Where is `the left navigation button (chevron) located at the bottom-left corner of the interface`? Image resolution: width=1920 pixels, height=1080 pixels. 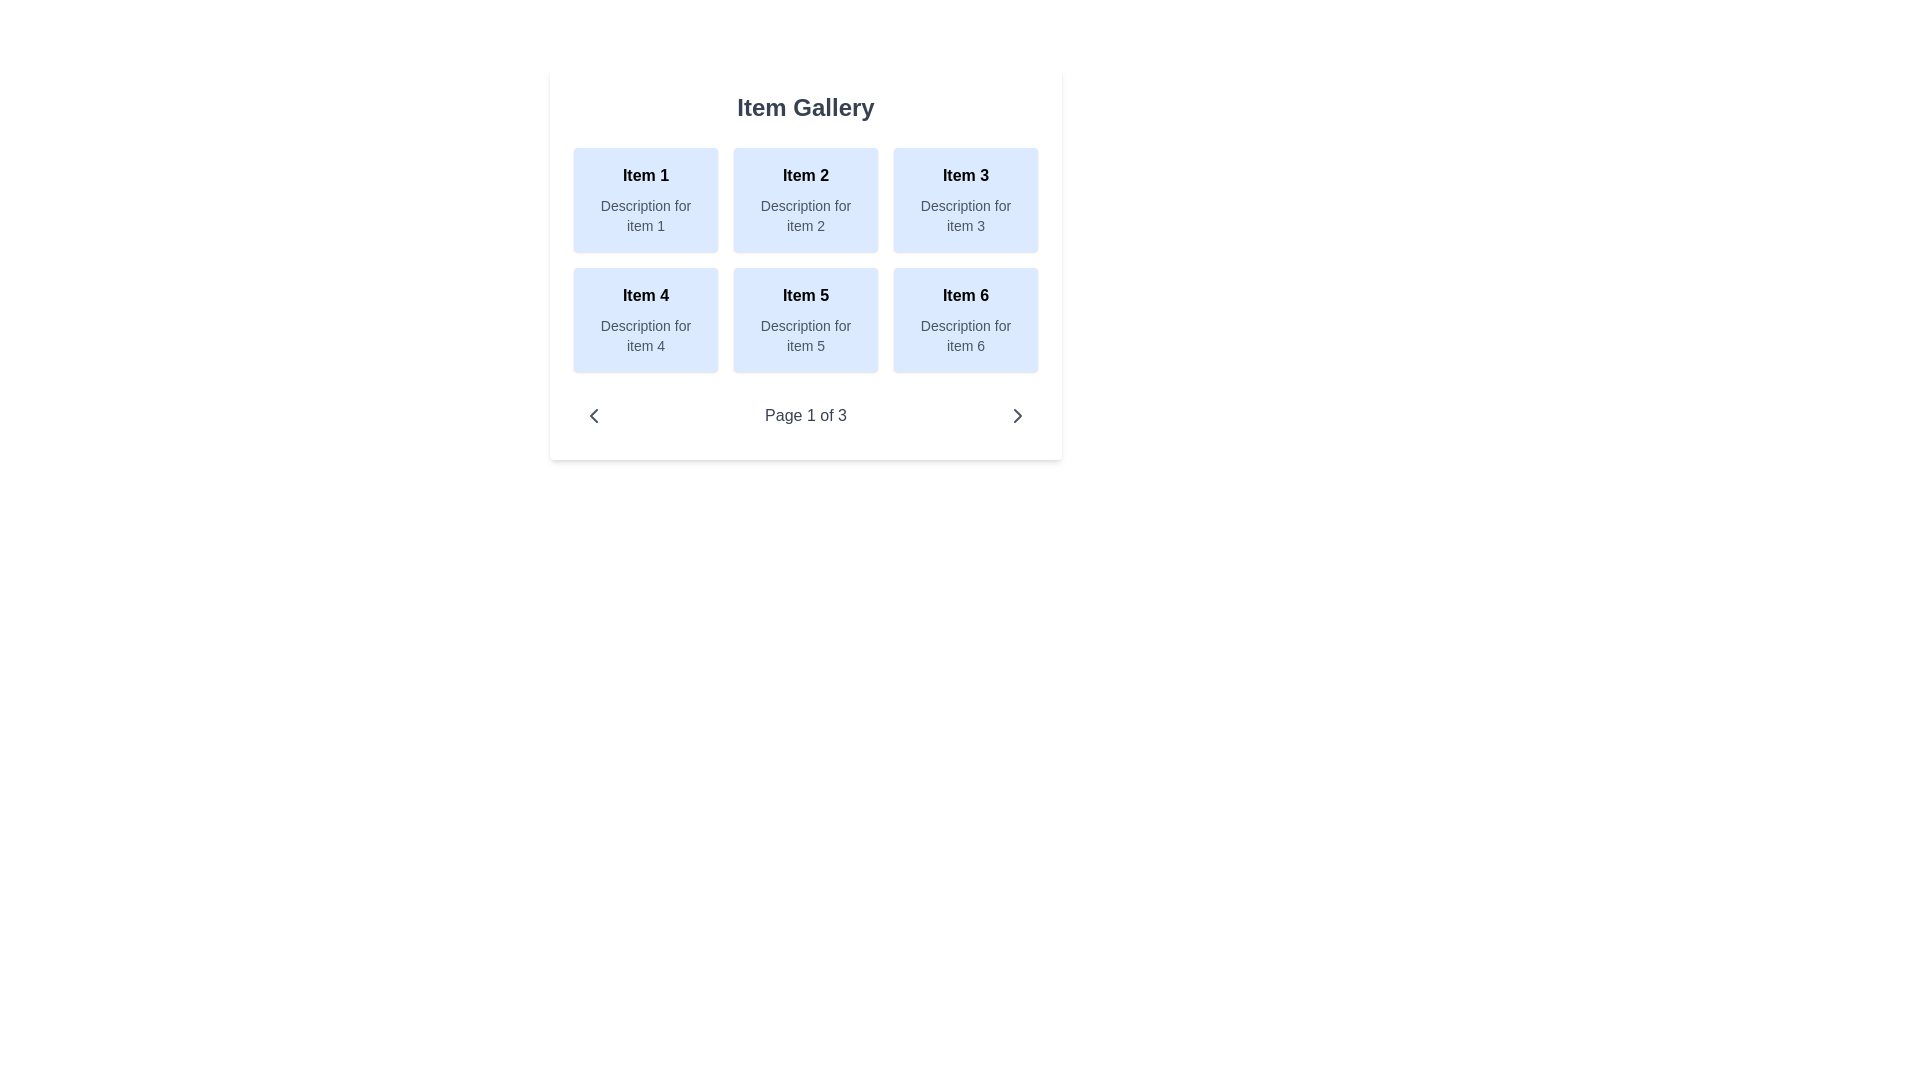
the left navigation button (chevron) located at the bottom-left corner of the interface is located at coordinates (593, 415).